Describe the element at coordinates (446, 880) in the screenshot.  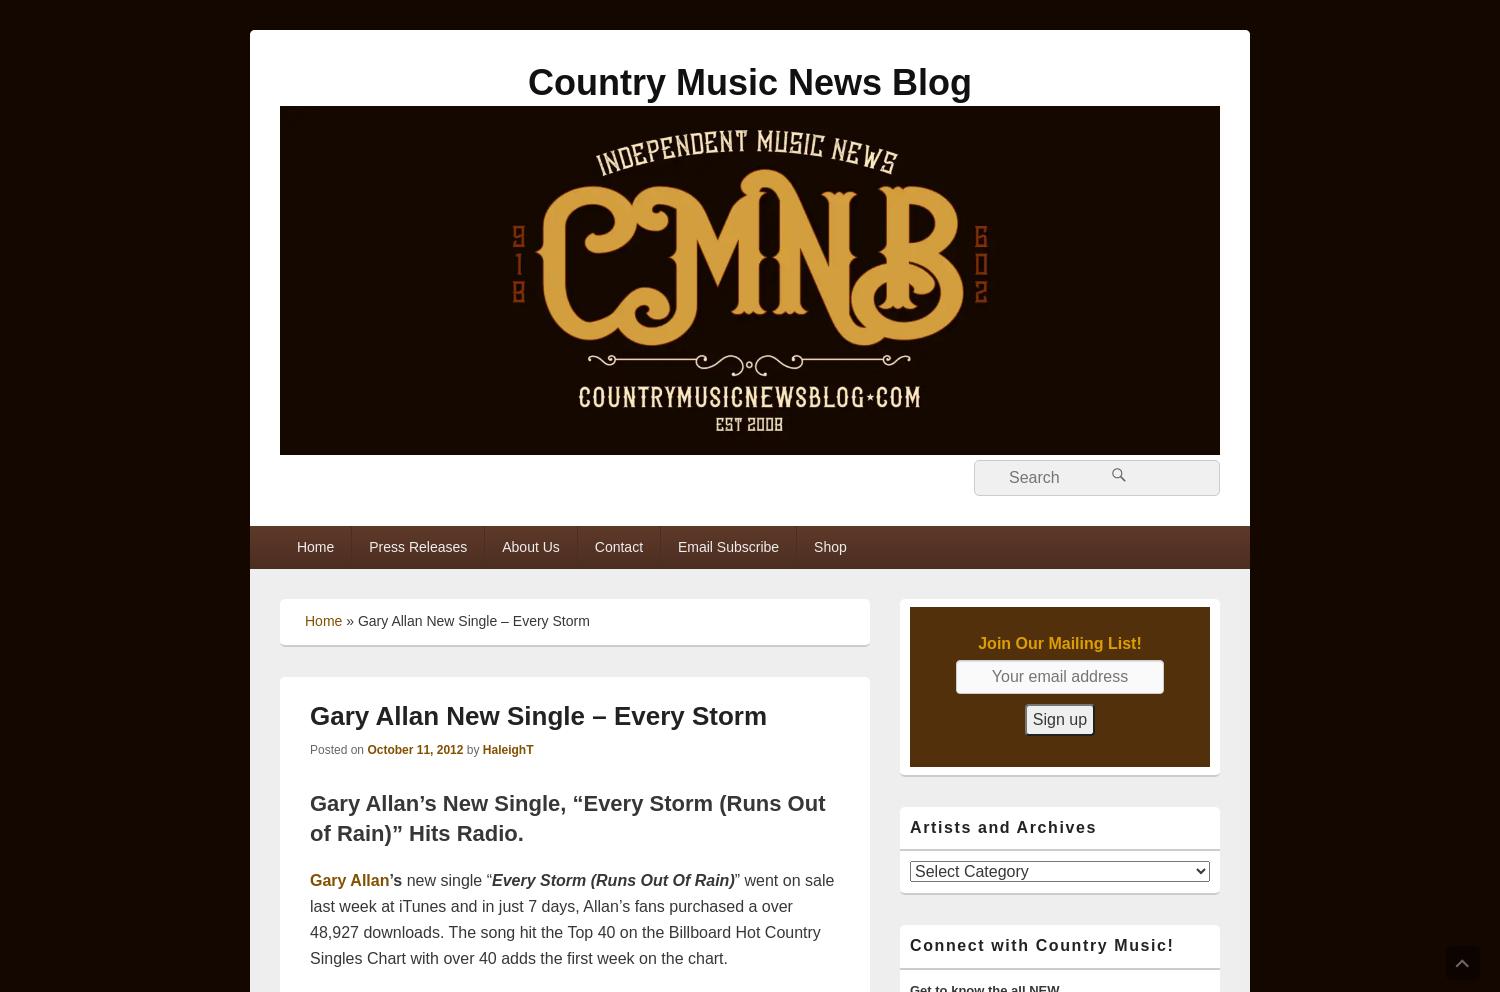
I see `'new single “'` at that location.